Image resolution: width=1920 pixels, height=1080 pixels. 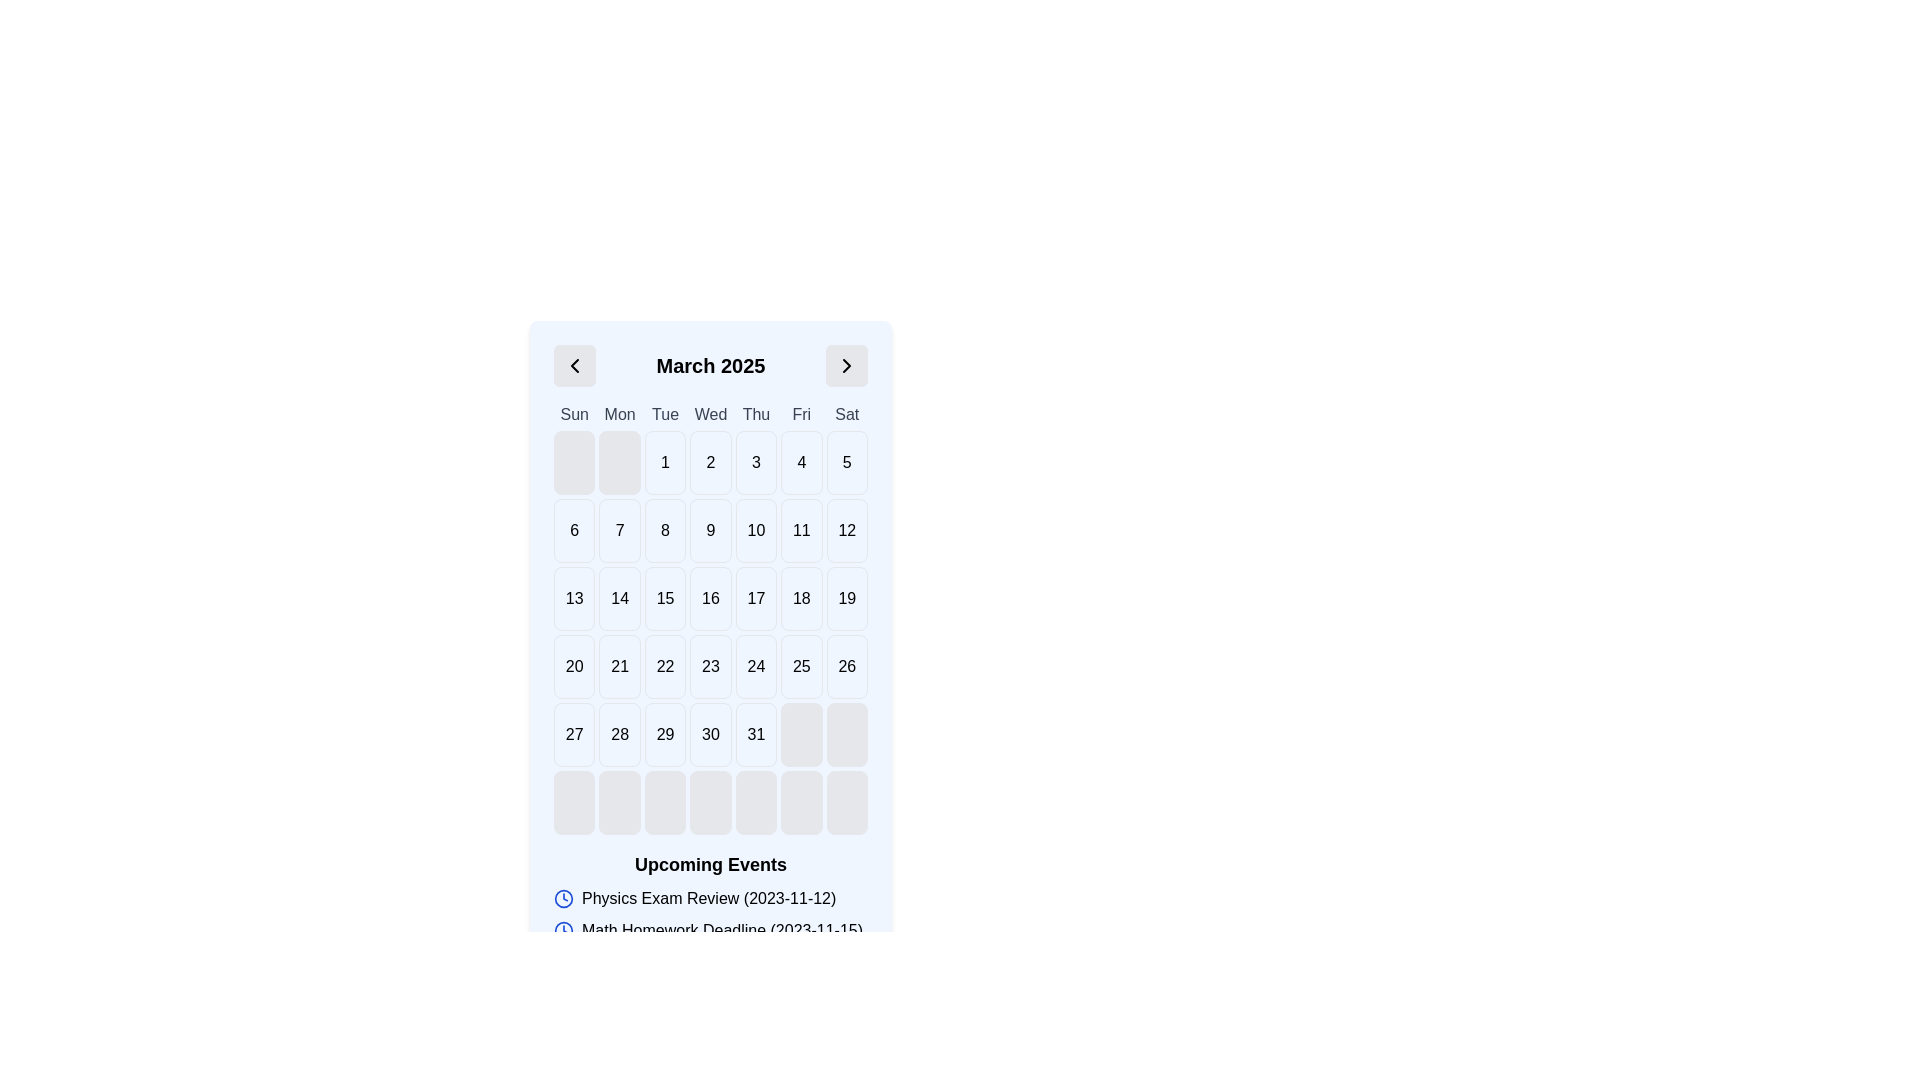 What do you see at coordinates (573, 597) in the screenshot?
I see `the grid cell displaying the number '13' in the calendar for March 2025` at bounding box center [573, 597].